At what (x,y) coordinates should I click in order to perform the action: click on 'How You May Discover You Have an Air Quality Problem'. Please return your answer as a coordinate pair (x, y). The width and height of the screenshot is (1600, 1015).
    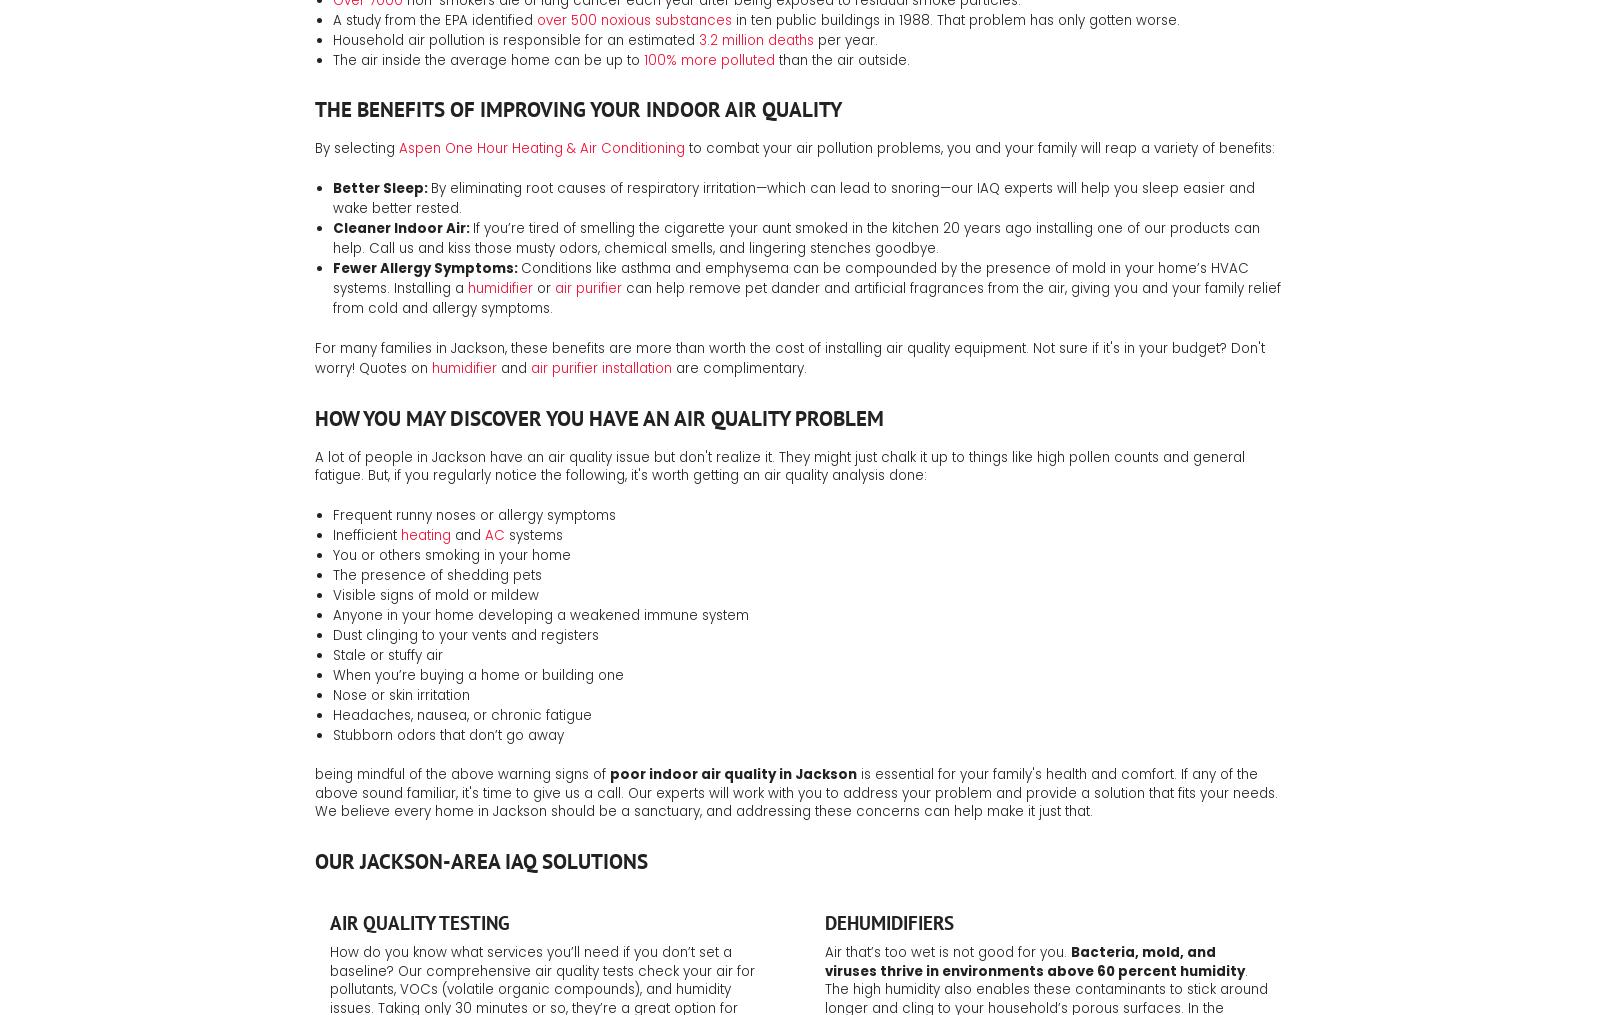
    Looking at the image, I should click on (315, 416).